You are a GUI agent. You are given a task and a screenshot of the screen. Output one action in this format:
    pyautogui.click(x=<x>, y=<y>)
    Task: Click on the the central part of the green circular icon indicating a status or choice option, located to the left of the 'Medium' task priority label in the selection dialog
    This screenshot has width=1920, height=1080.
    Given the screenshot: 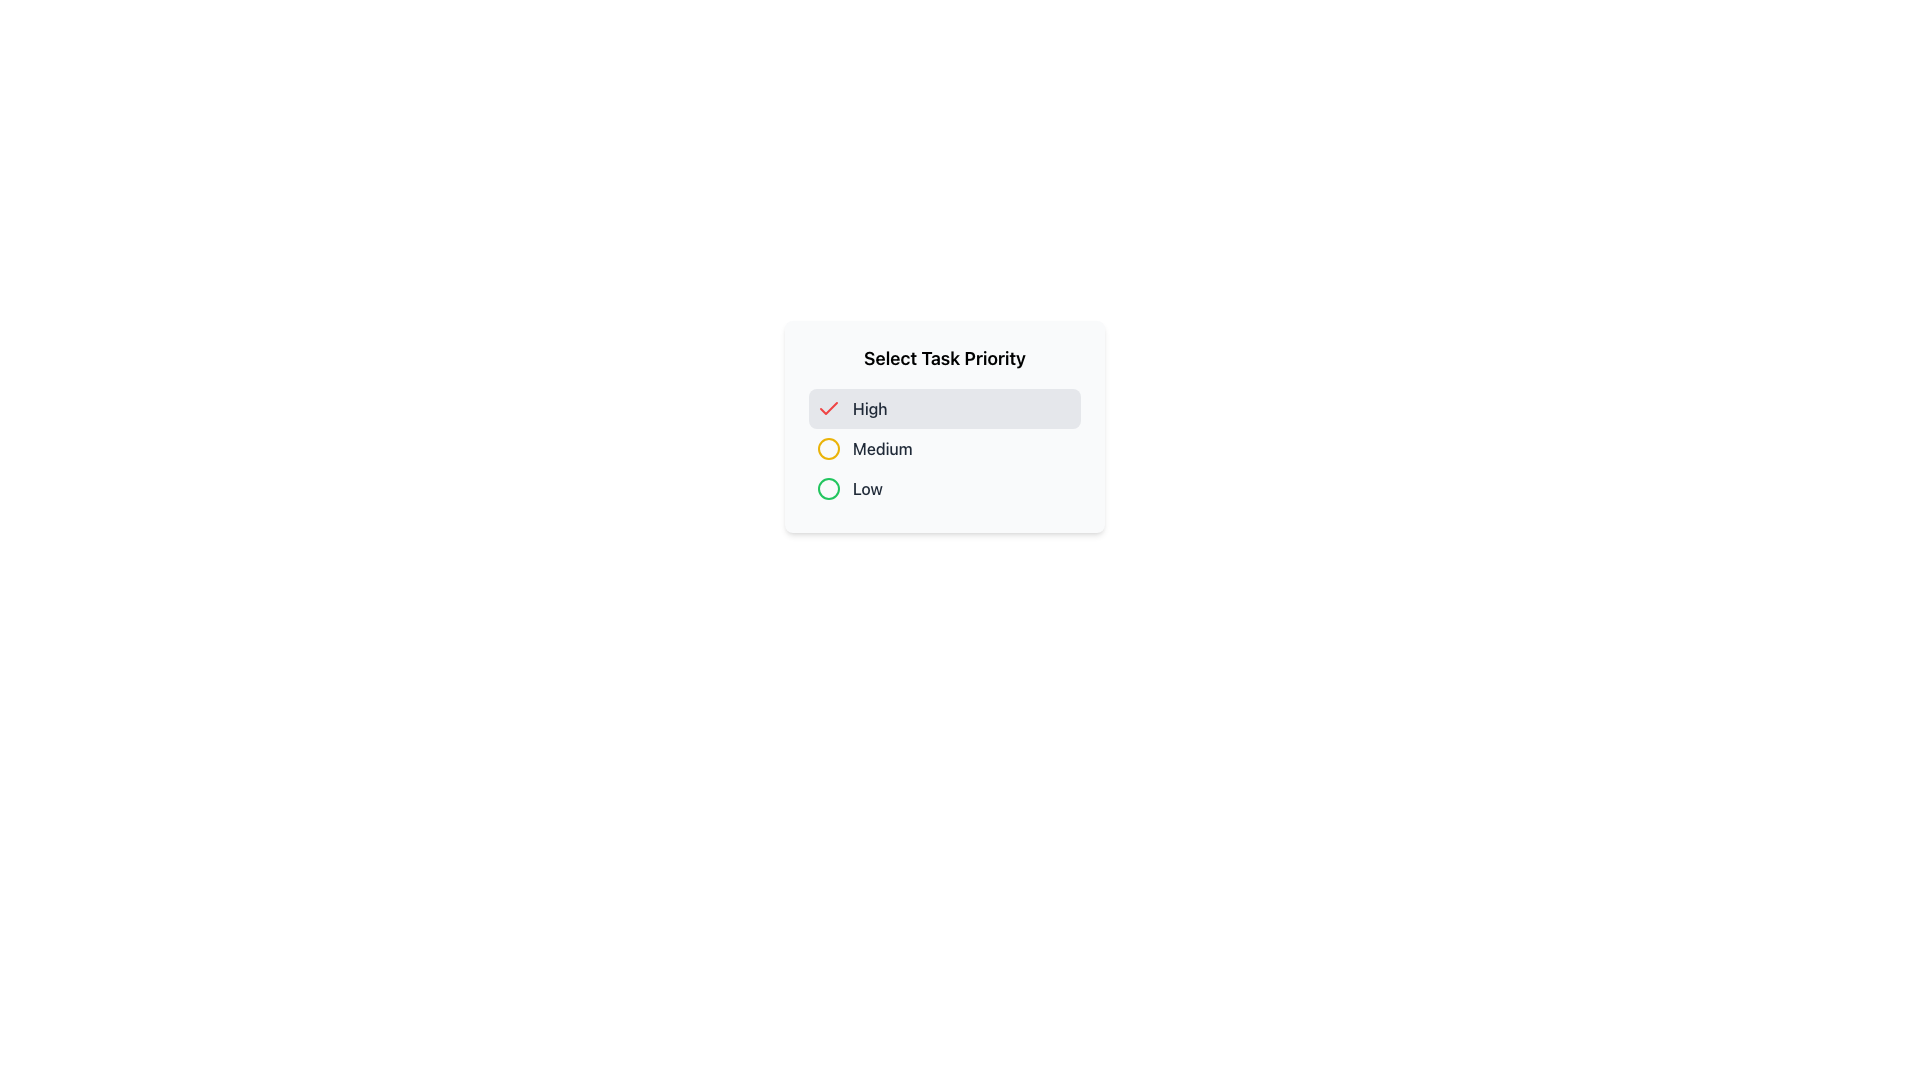 What is the action you would take?
    pyautogui.click(x=829, y=489)
    